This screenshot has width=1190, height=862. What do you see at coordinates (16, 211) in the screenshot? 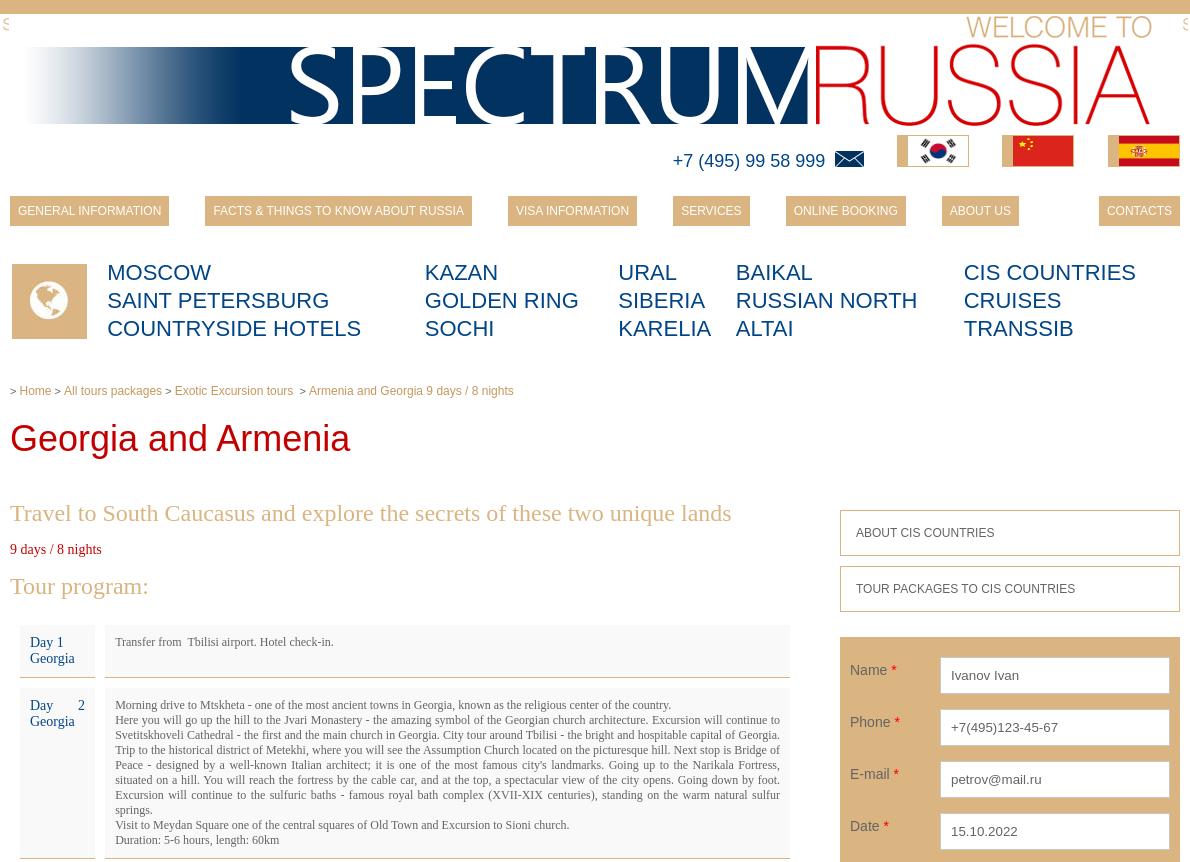
I see `'GENERAL INFORMATION'` at bounding box center [16, 211].